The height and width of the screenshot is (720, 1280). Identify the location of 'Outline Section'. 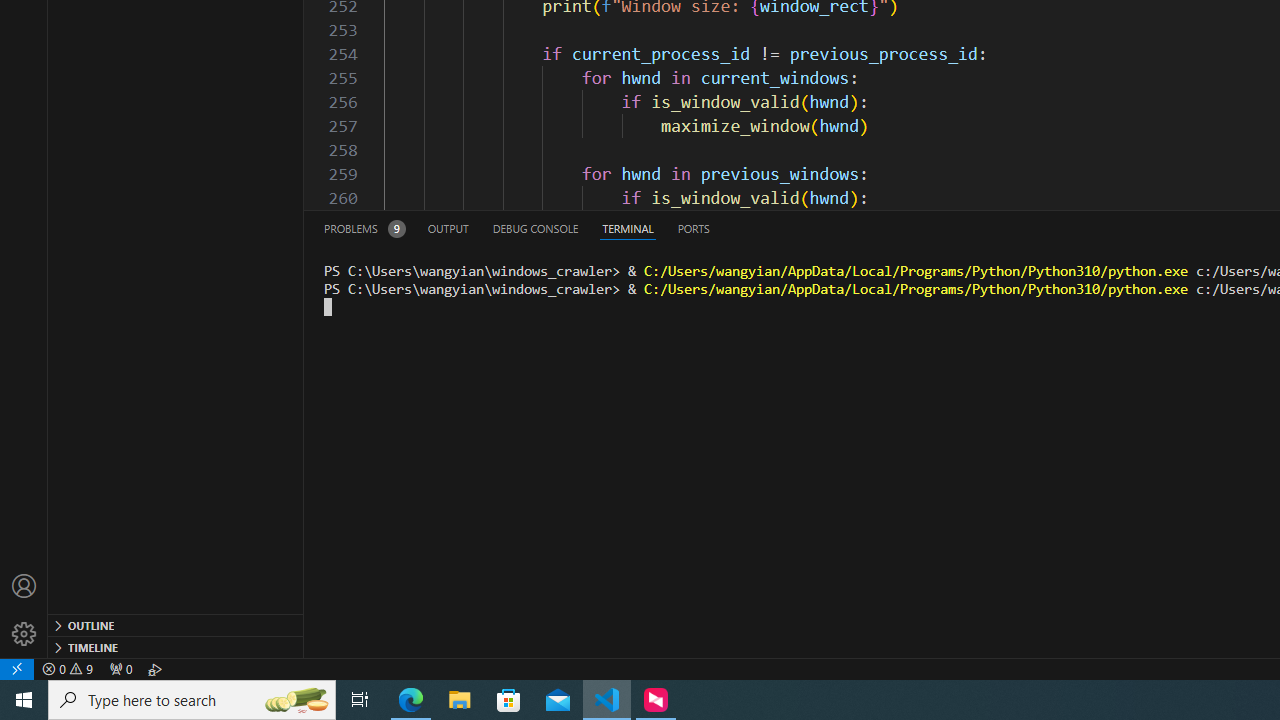
(176, 623).